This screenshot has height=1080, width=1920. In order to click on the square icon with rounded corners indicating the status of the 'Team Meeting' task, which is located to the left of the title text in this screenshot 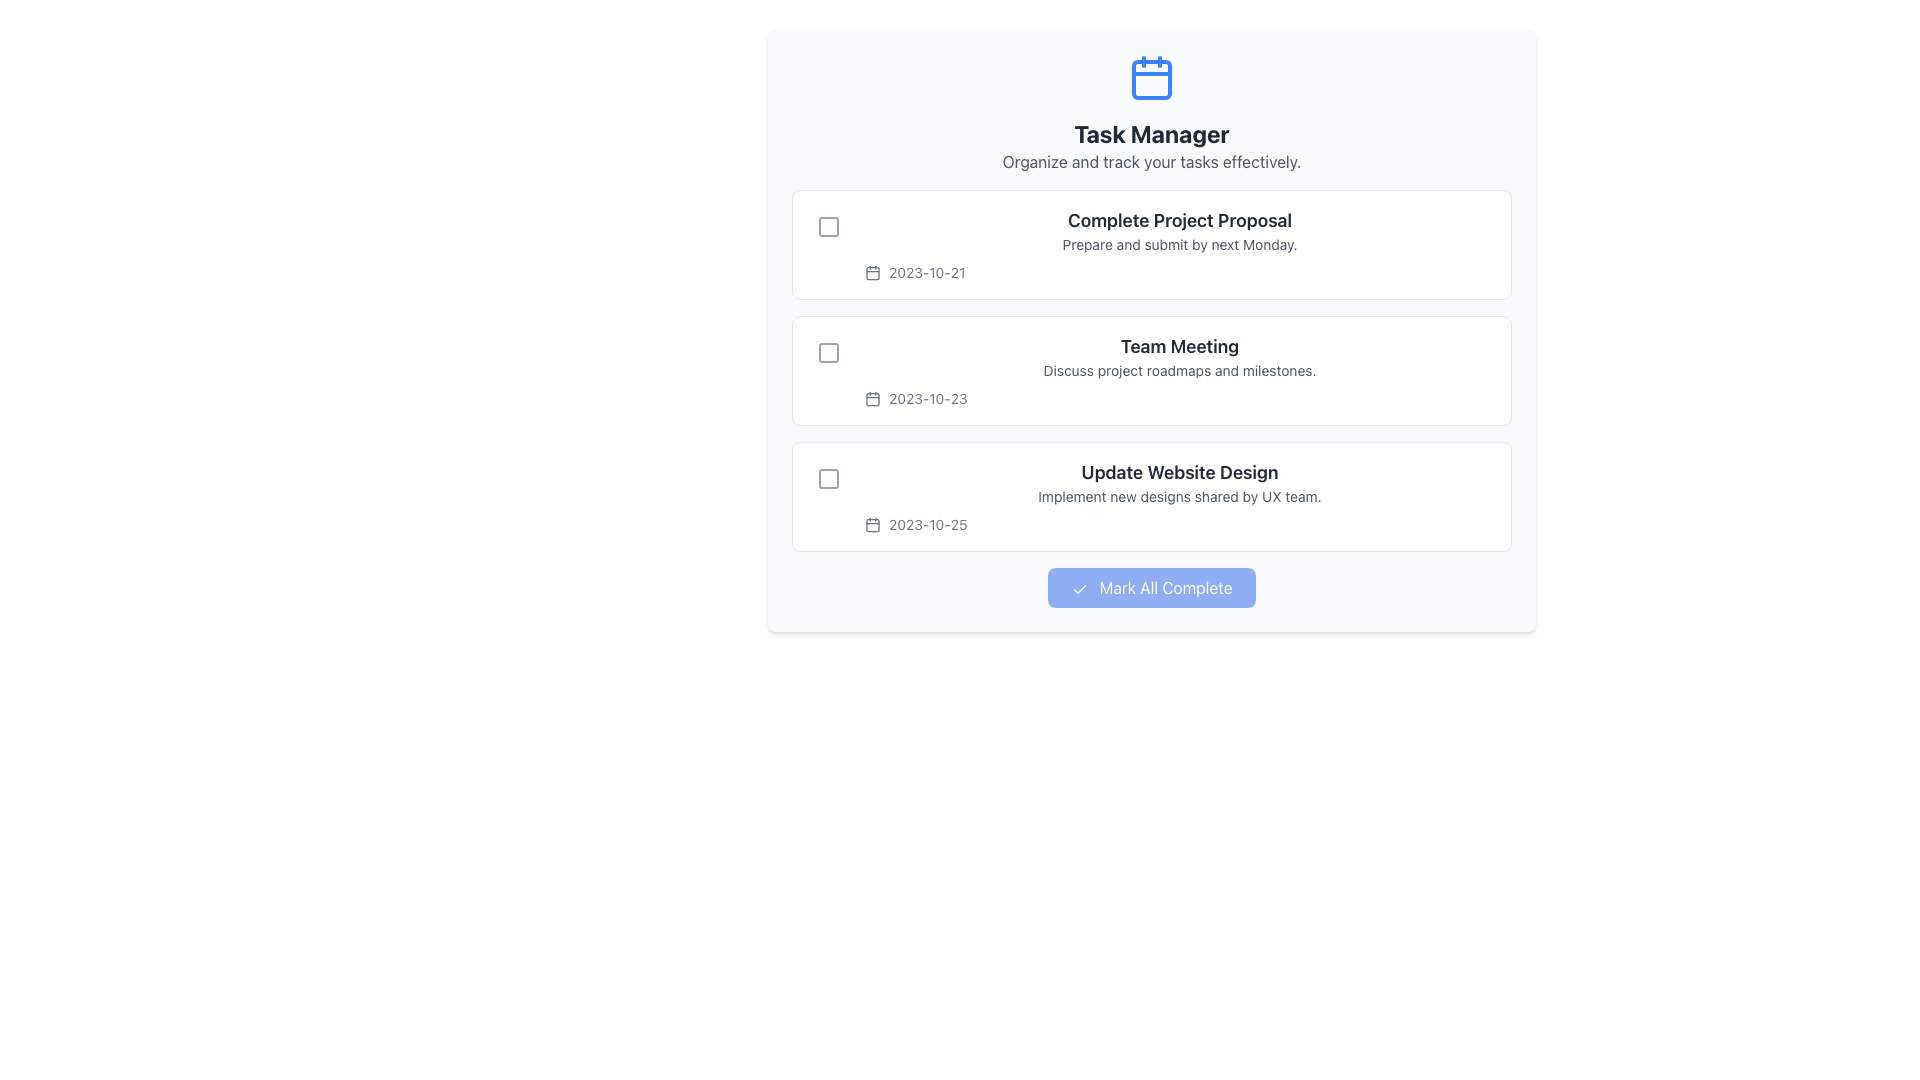, I will do `click(829, 352)`.